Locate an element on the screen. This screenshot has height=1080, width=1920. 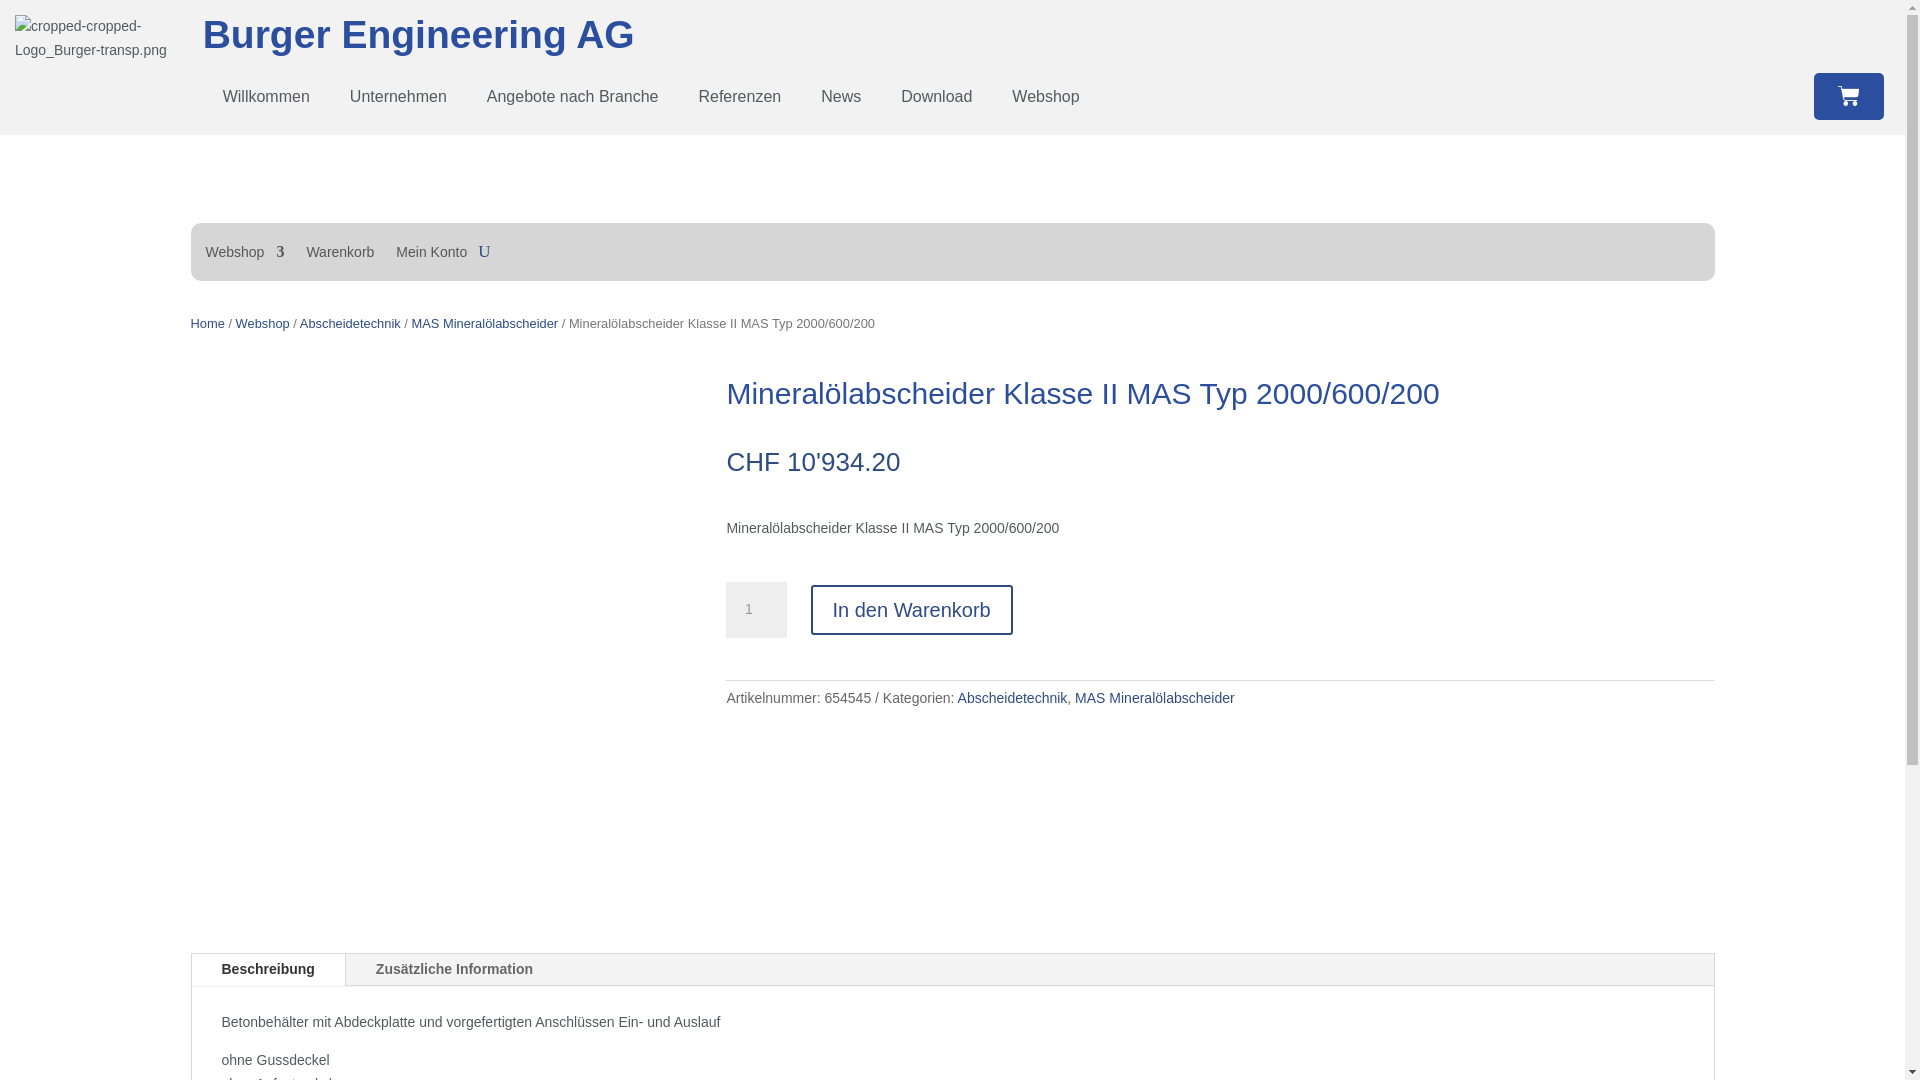
'Warenkorb' is located at coordinates (340, 254).